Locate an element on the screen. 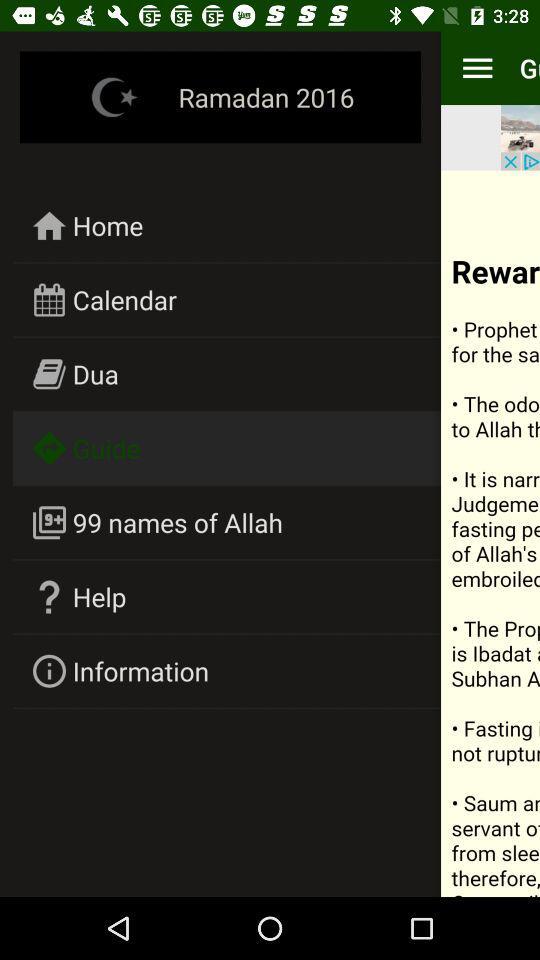 This screenshot has width=540, height=960. icon below calendar icon is located at coordinates (94, 373).